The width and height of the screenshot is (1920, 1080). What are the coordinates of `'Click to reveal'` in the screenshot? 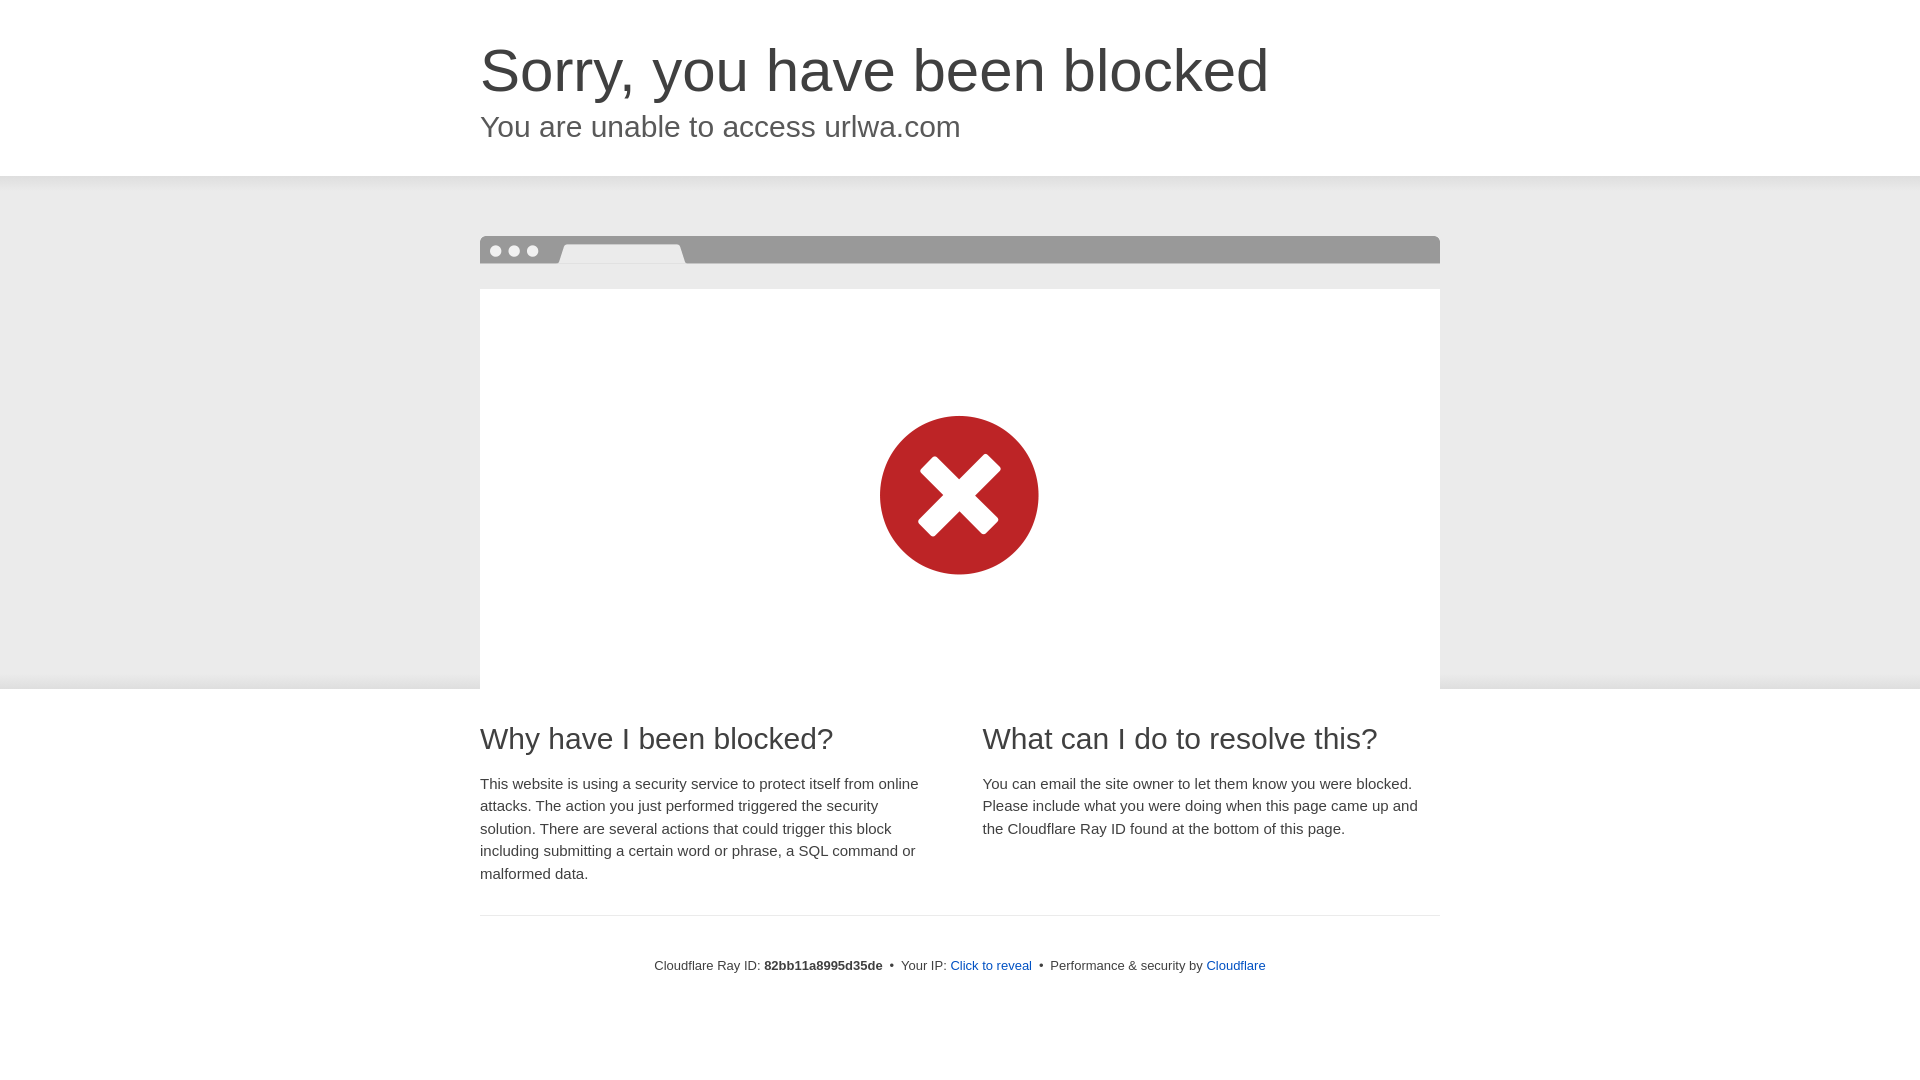 It's located at (990, 964).